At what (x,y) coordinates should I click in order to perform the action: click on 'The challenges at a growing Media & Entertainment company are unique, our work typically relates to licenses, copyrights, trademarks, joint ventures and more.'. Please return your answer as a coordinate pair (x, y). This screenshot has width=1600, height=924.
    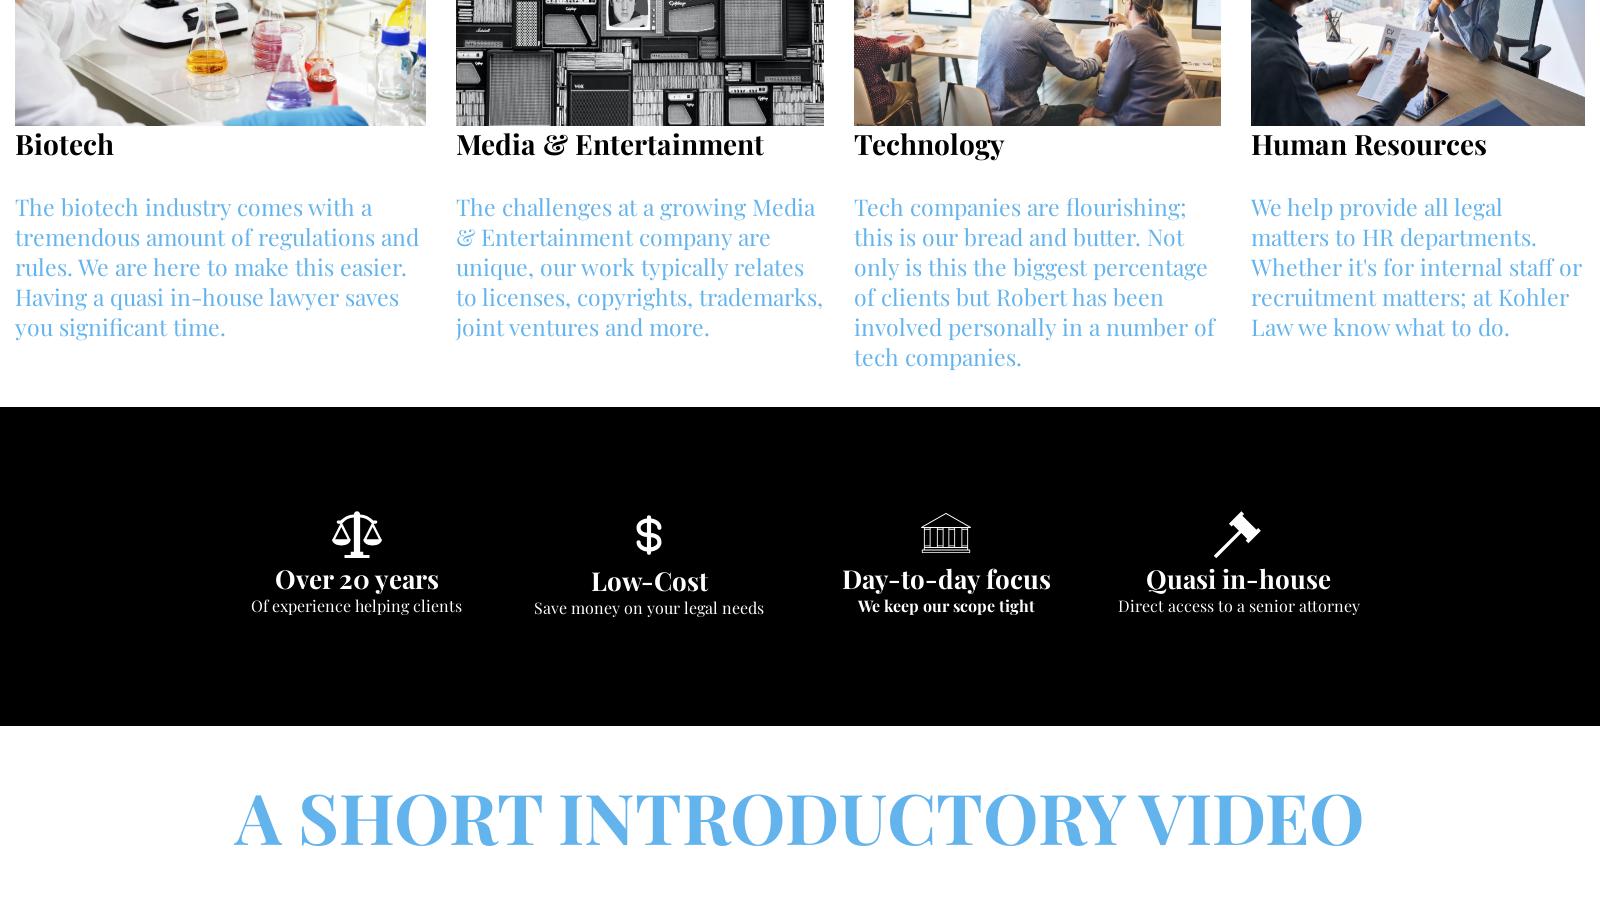
    Looking at the image, I should click on (639, 266).